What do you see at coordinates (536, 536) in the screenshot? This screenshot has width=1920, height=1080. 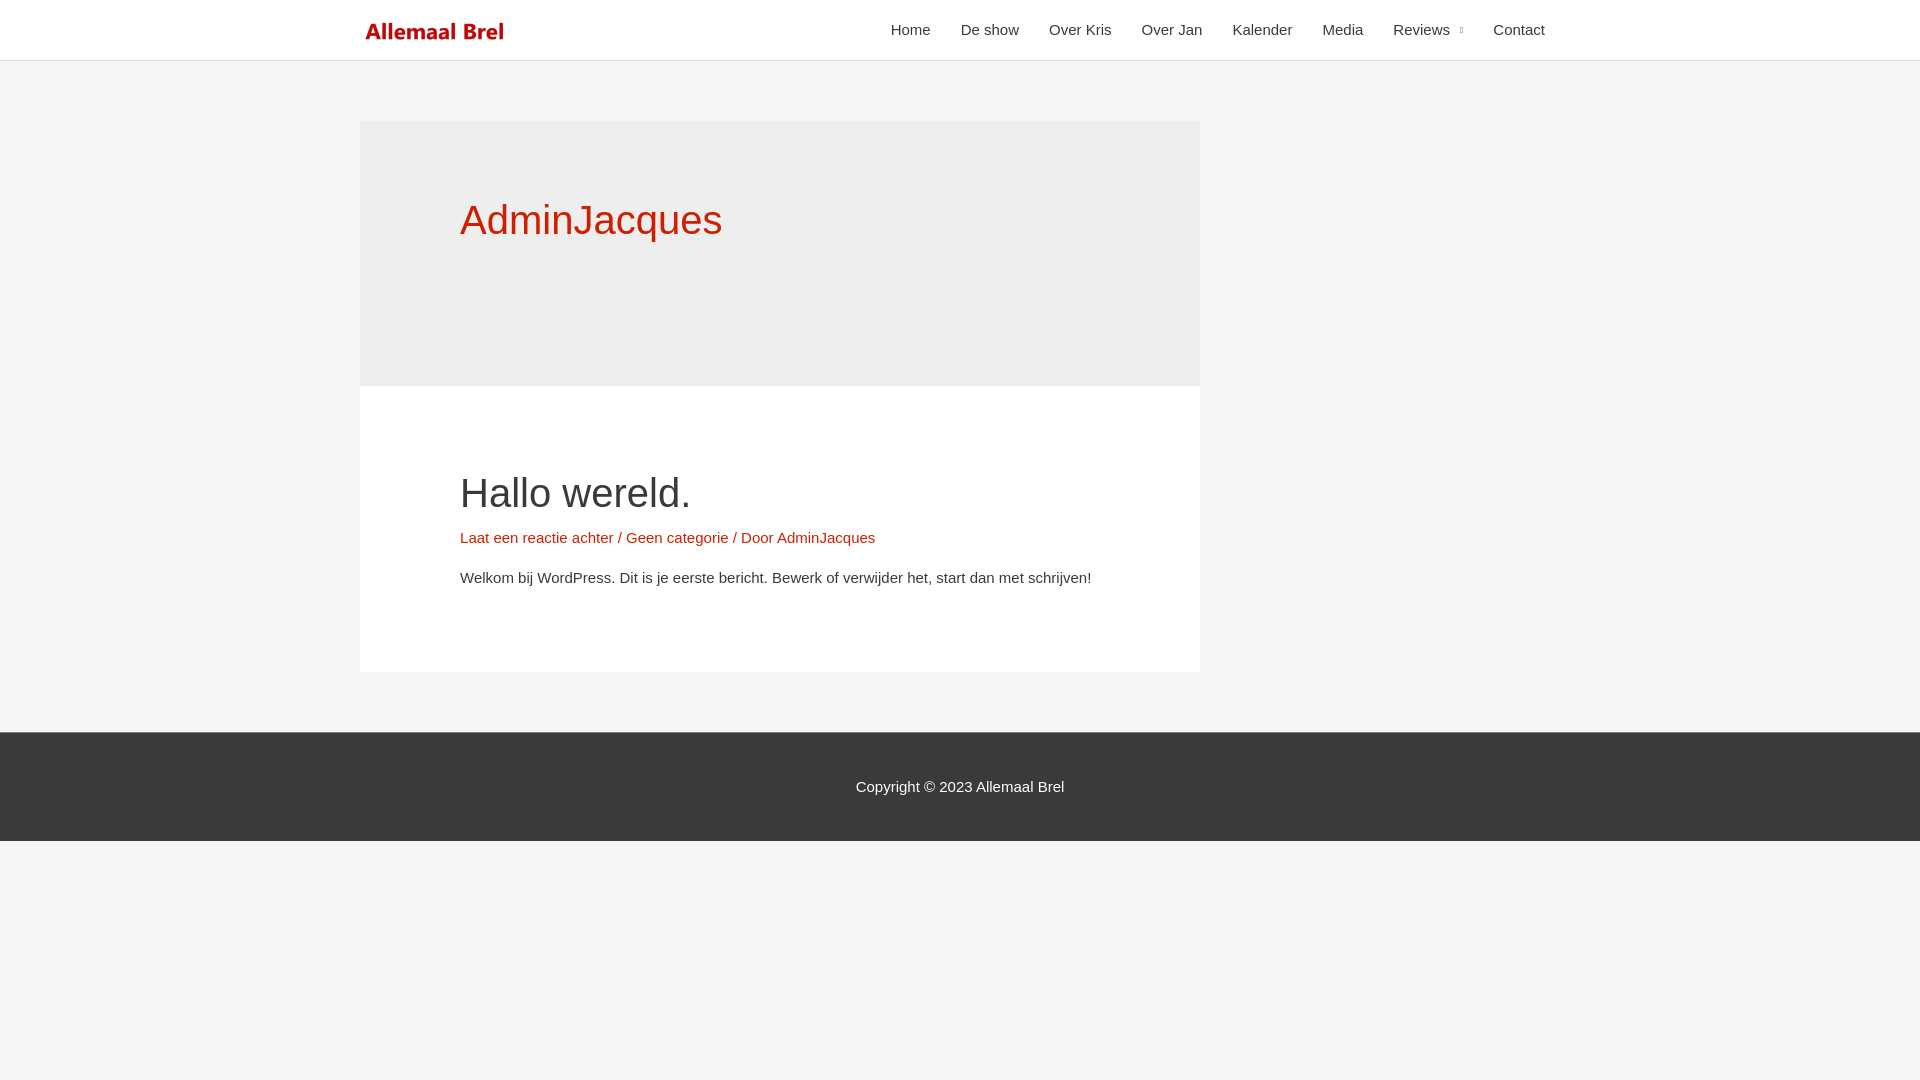 I see `'Laat een reactie achter'` at bounding box center [536, 536].